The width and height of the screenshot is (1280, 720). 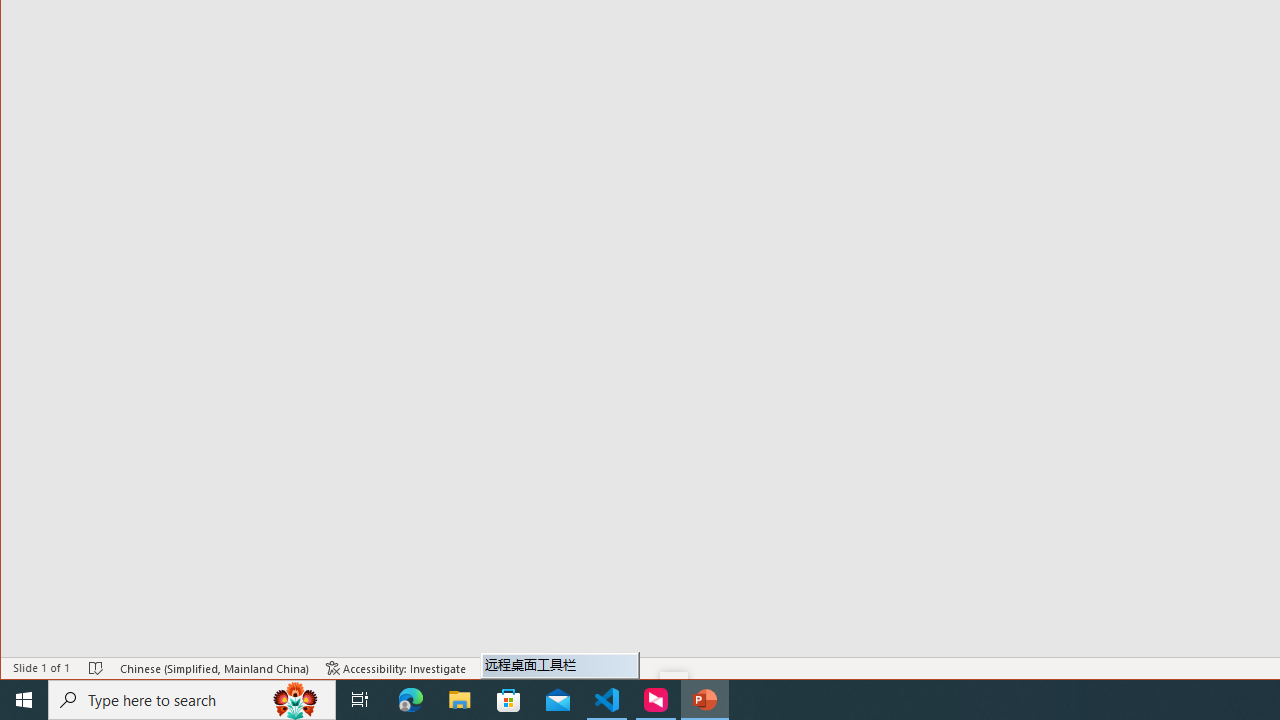 I want to click on 'PowerPoint - 1 running window', so click(x=705, y=698).